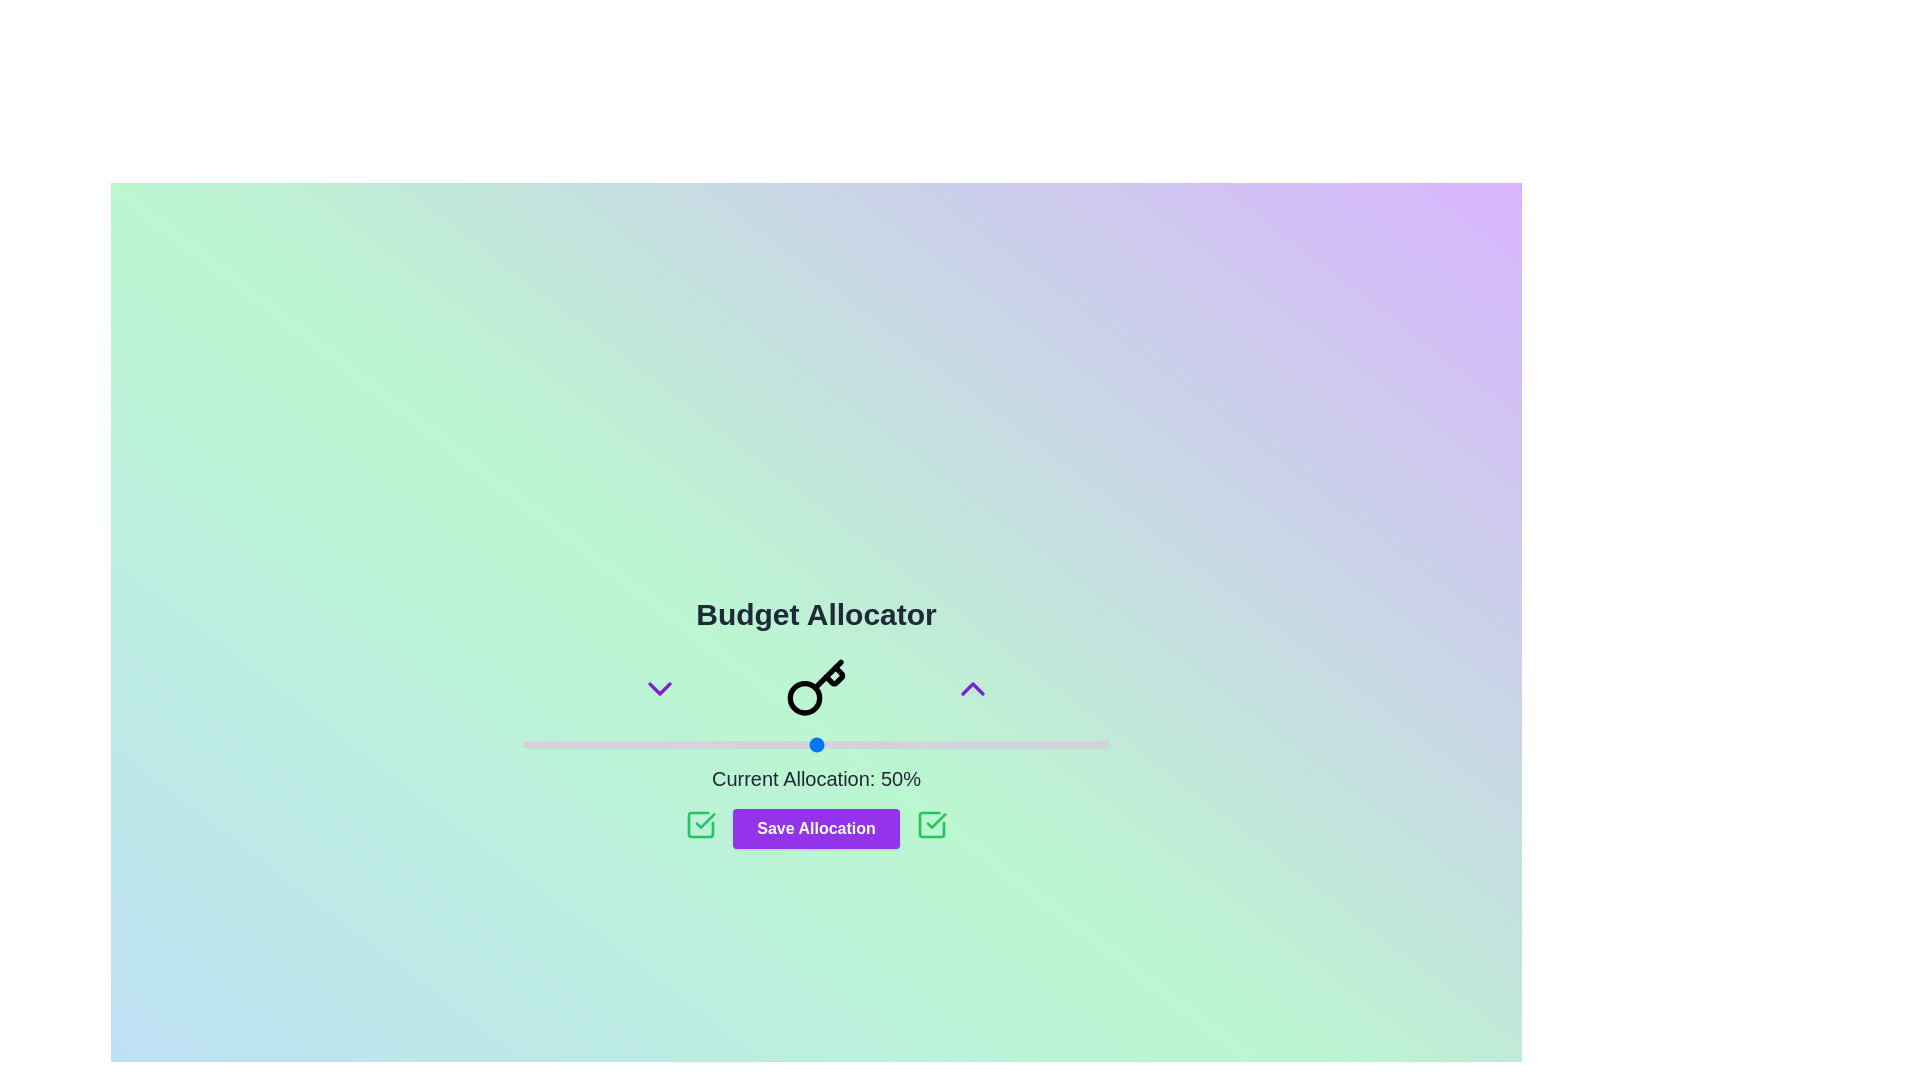 This screenshot has width=1920, height=1080. What do you see at coordinates (562, 744) in the screenshot?
I see `the slider to set the budget to 7%` at bounding box center [562, 744].